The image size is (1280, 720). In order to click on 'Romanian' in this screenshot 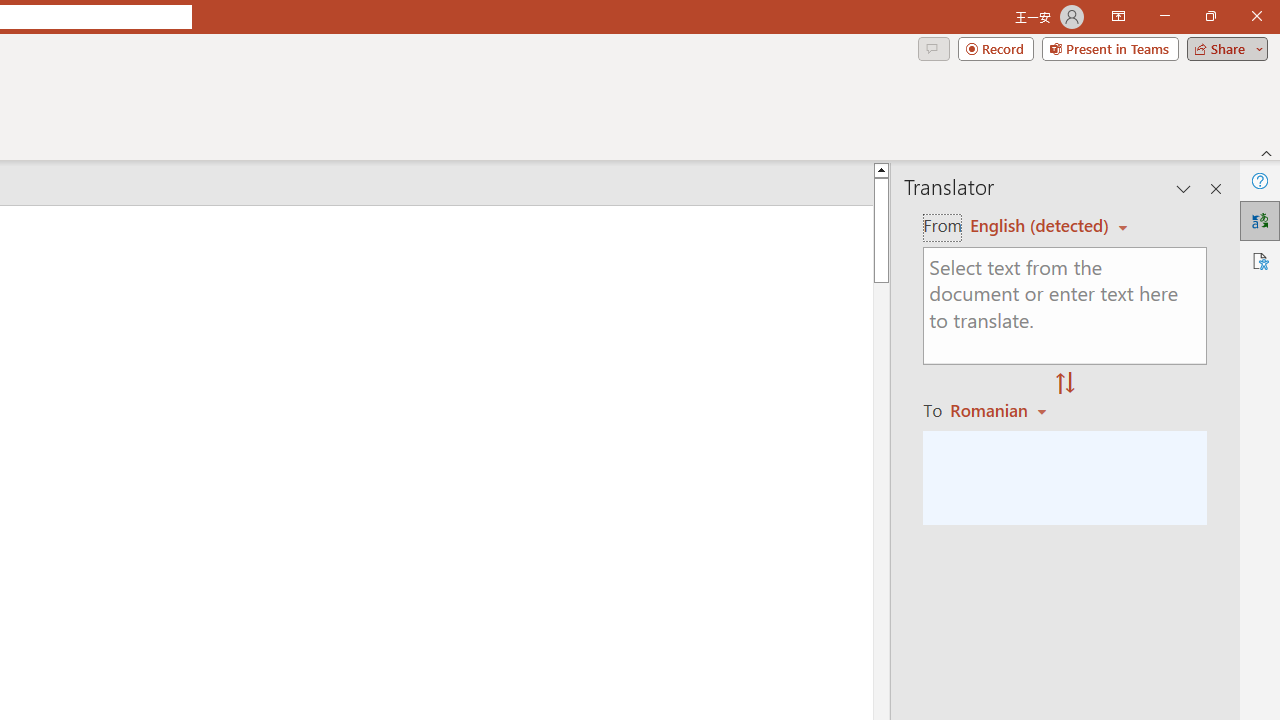, I will do `click(1001, 409)`.